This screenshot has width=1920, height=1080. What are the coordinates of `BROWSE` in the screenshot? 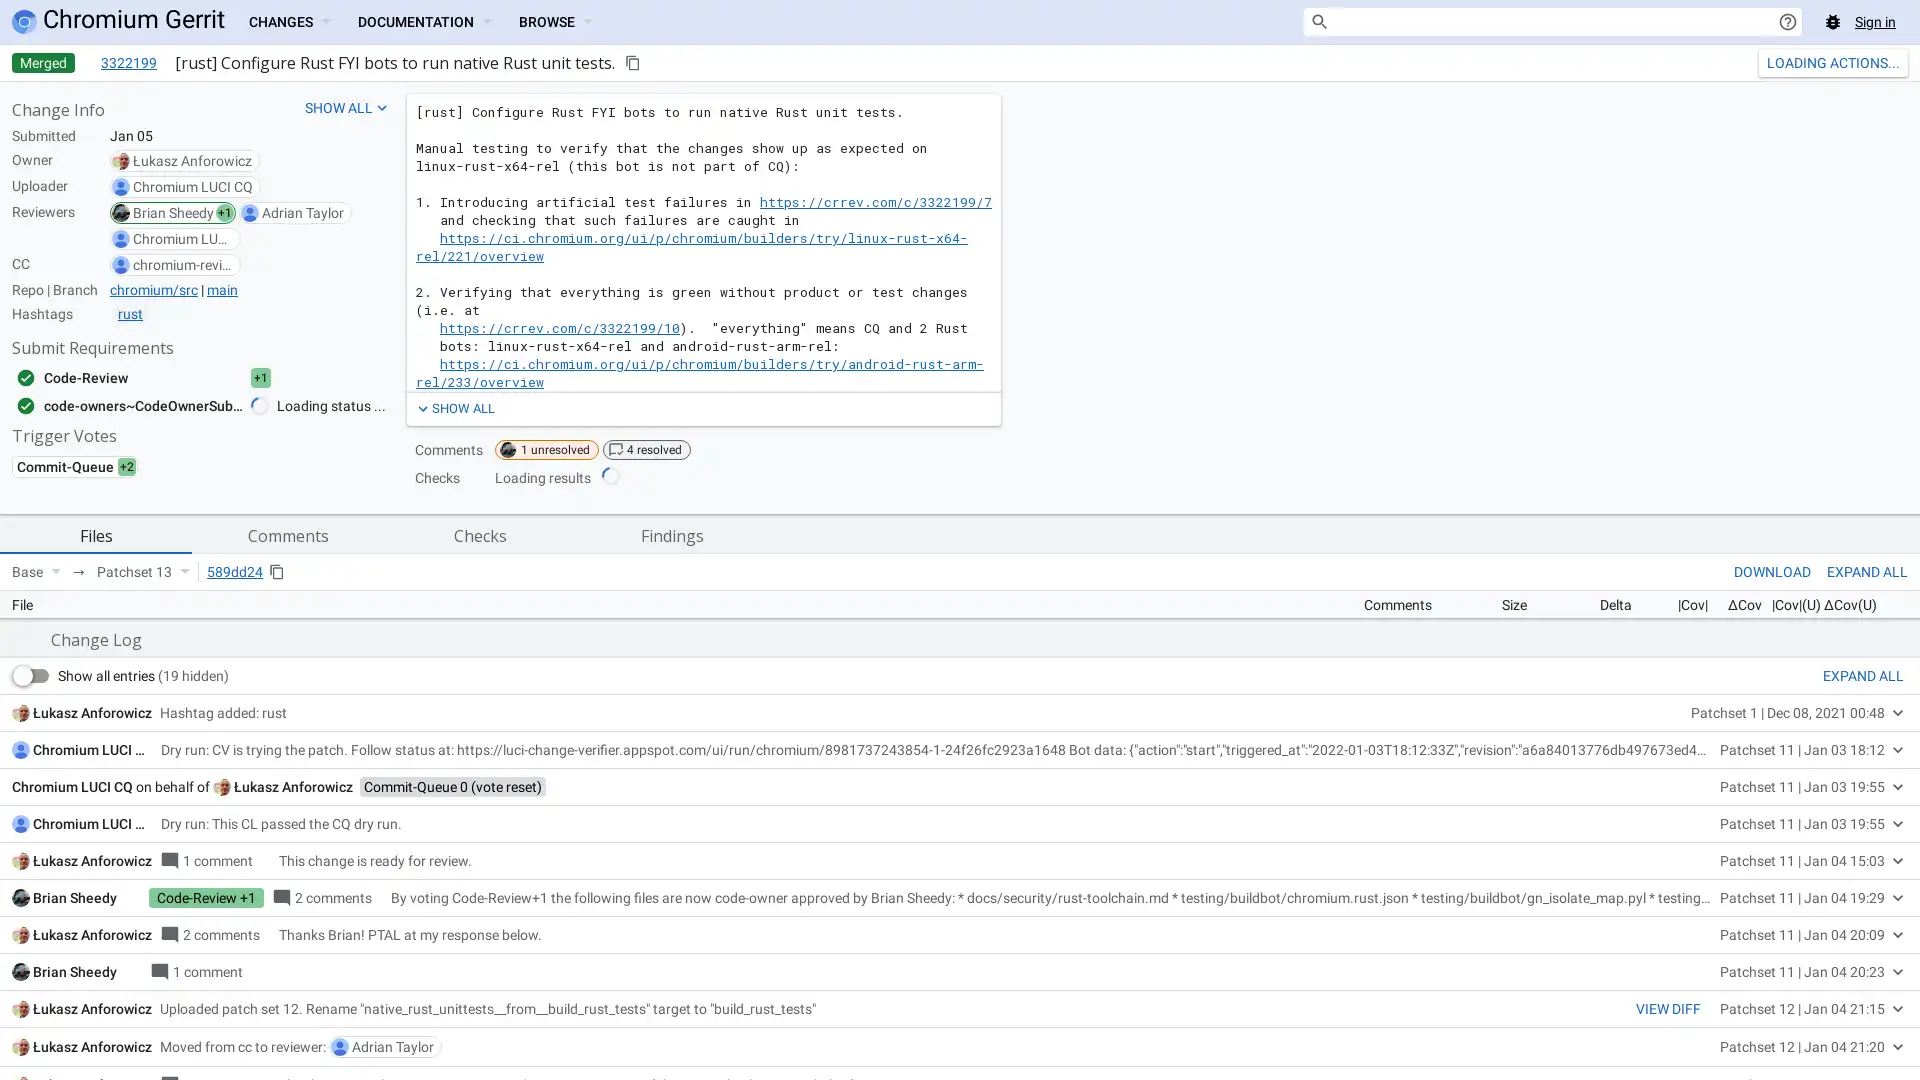 It's located at (555, 22).